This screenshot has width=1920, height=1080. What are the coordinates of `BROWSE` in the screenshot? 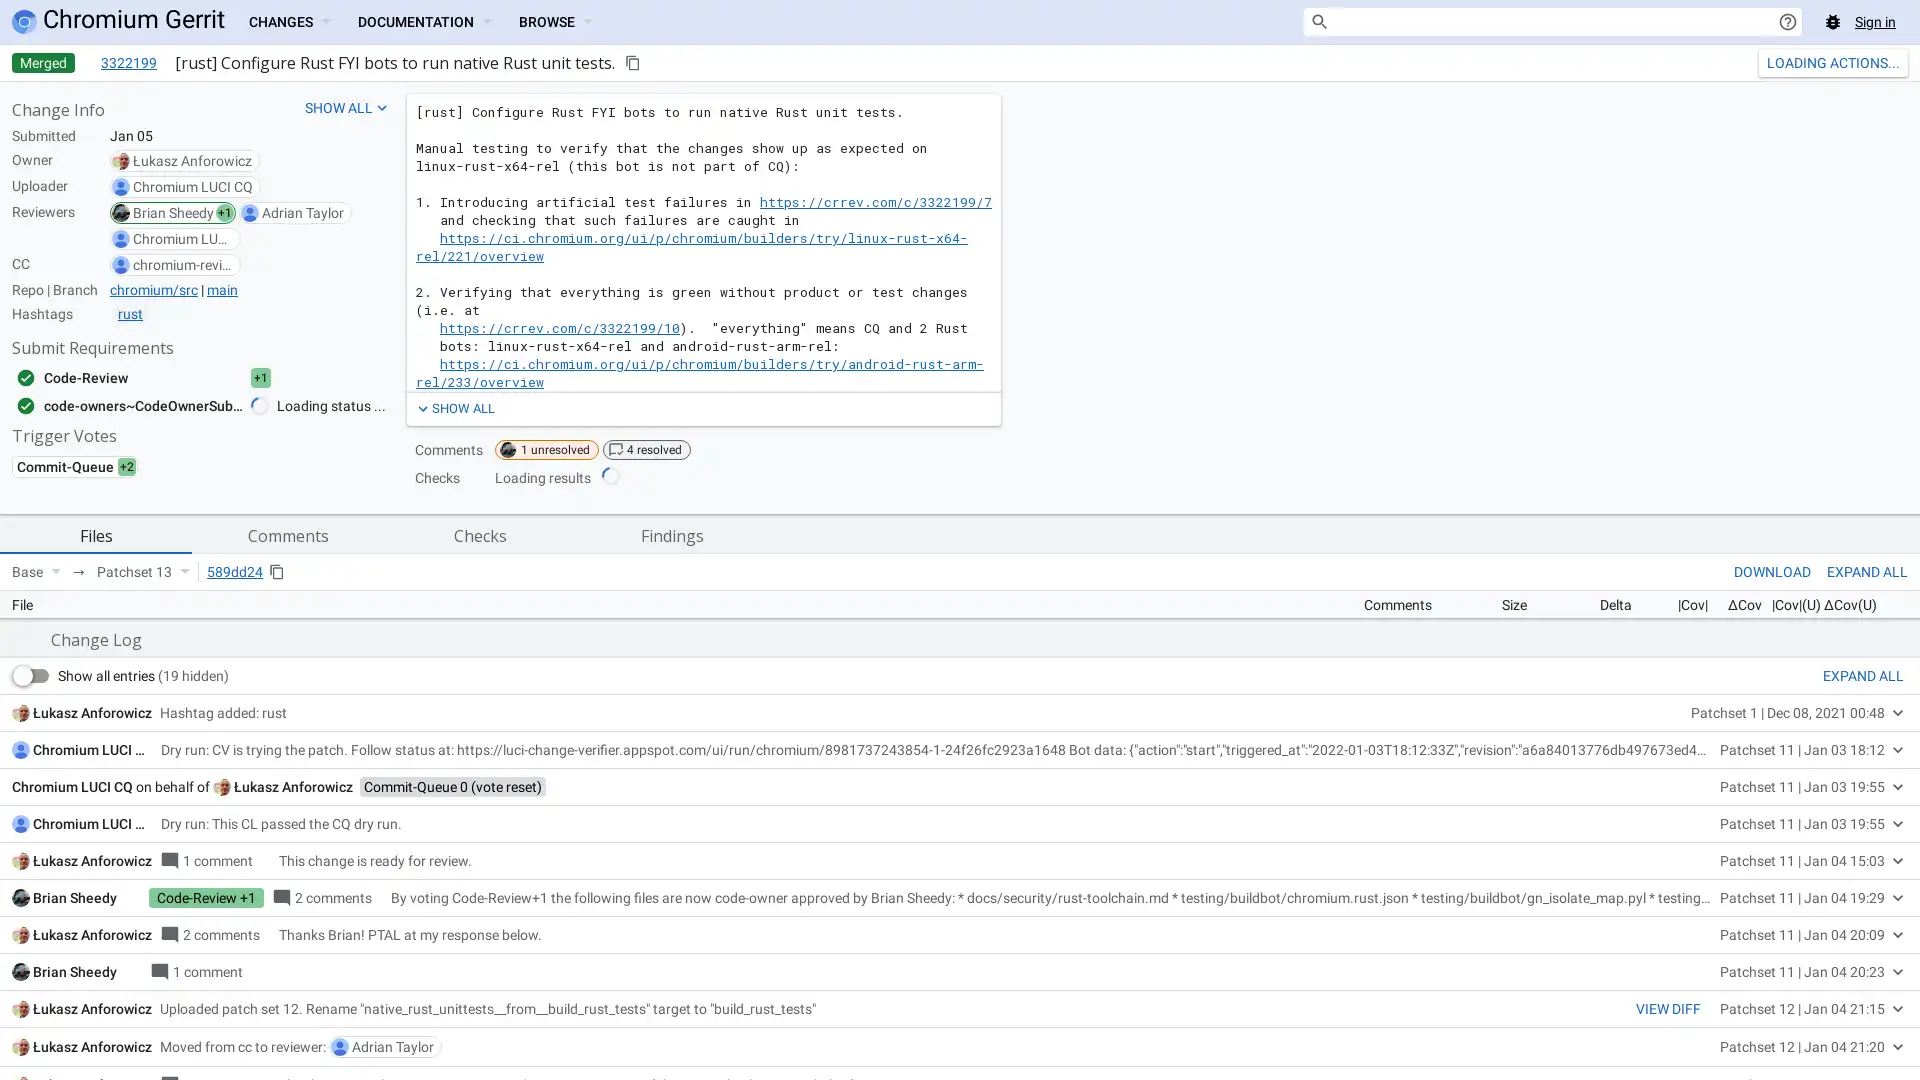 It's located at (555, 22).